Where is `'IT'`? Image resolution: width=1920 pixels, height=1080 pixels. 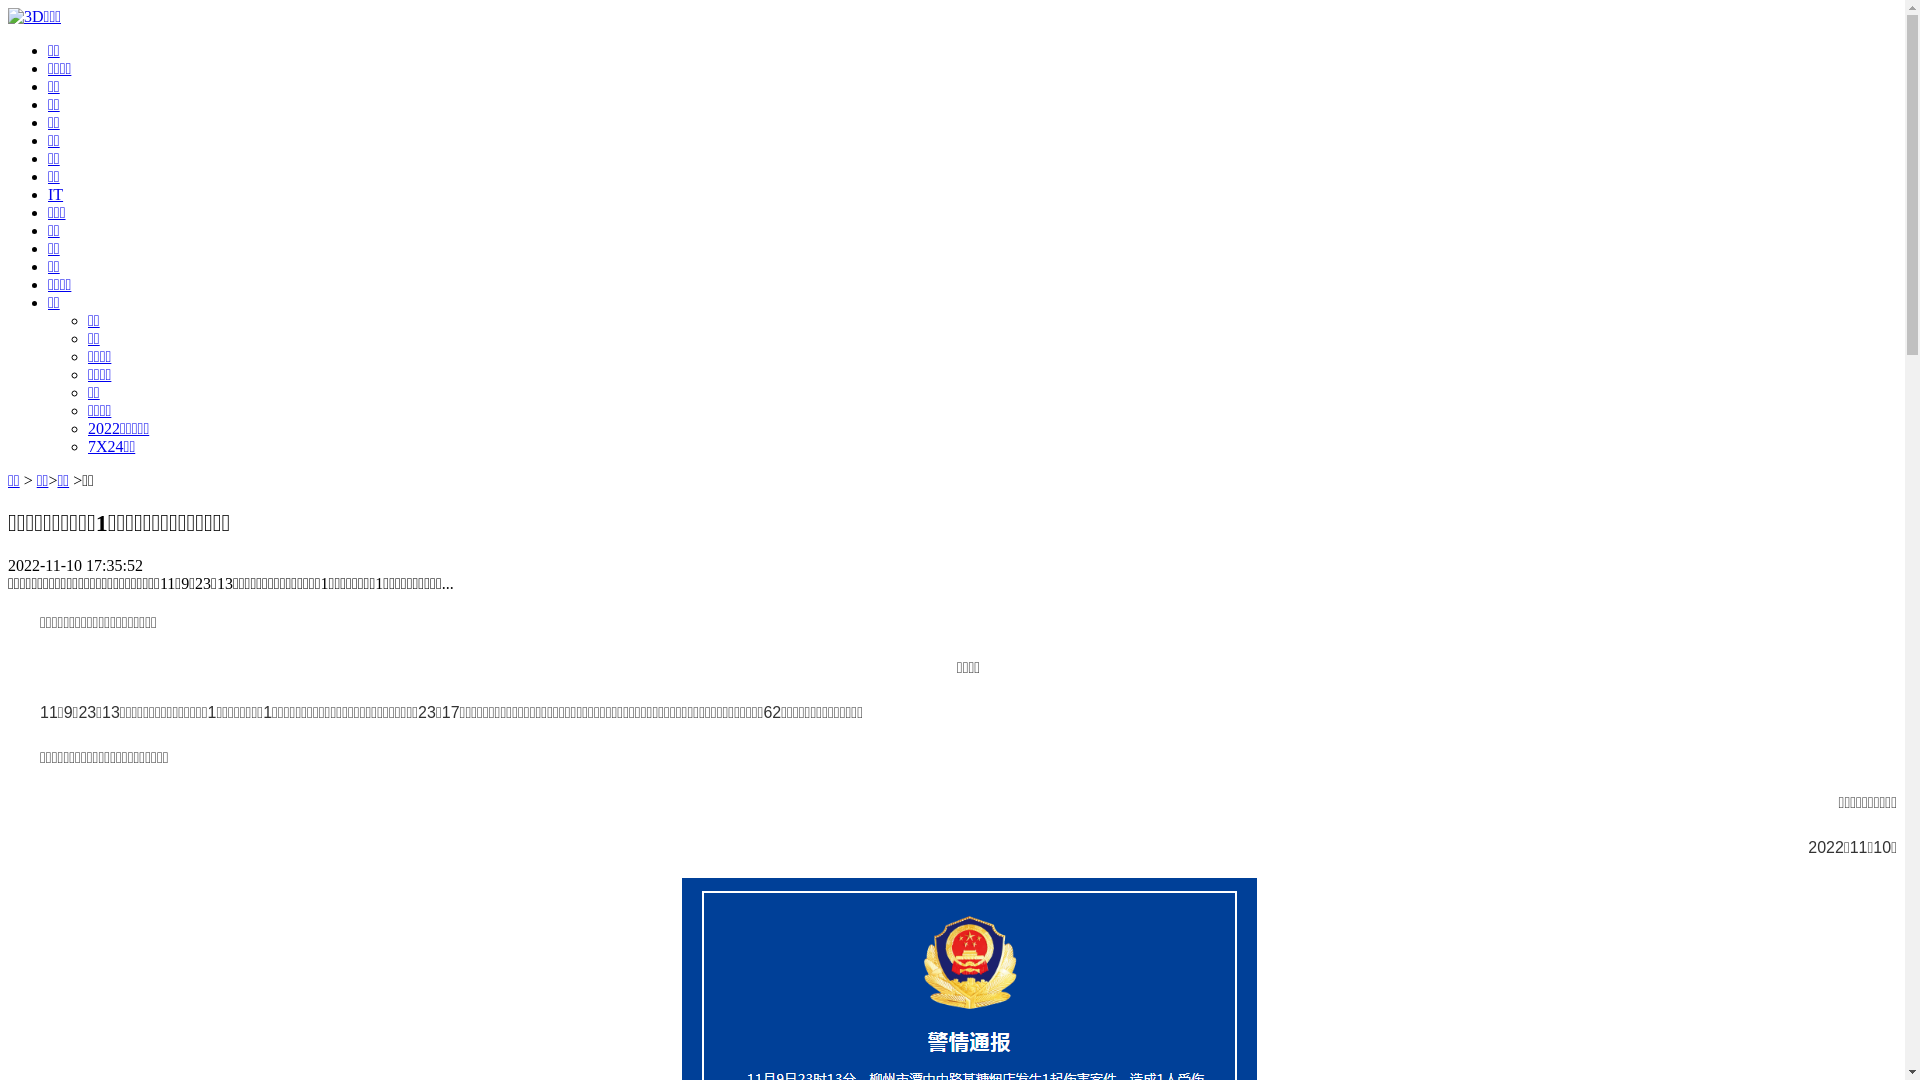 'IT' is located at coordinates (55, 194).